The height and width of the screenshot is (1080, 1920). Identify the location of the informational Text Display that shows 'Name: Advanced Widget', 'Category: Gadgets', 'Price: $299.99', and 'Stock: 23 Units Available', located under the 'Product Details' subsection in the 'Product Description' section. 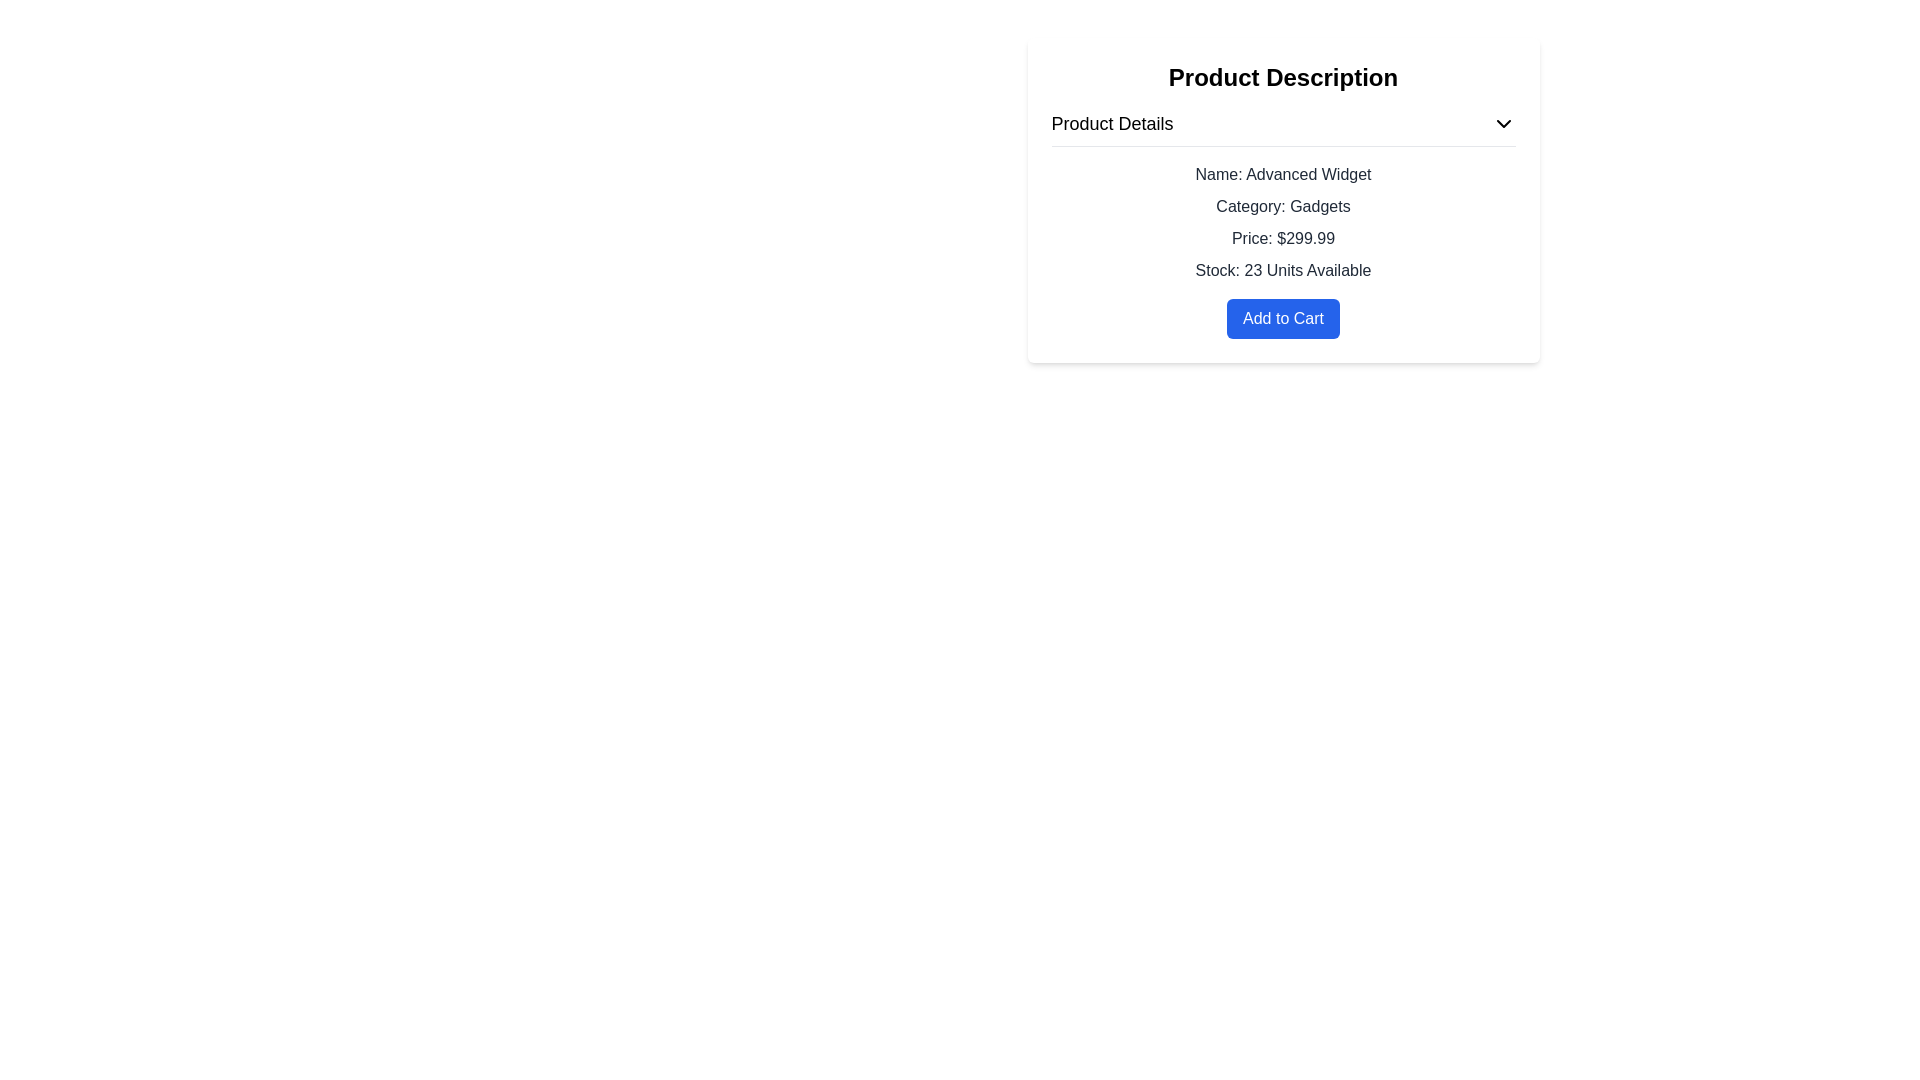
(1283, 223).